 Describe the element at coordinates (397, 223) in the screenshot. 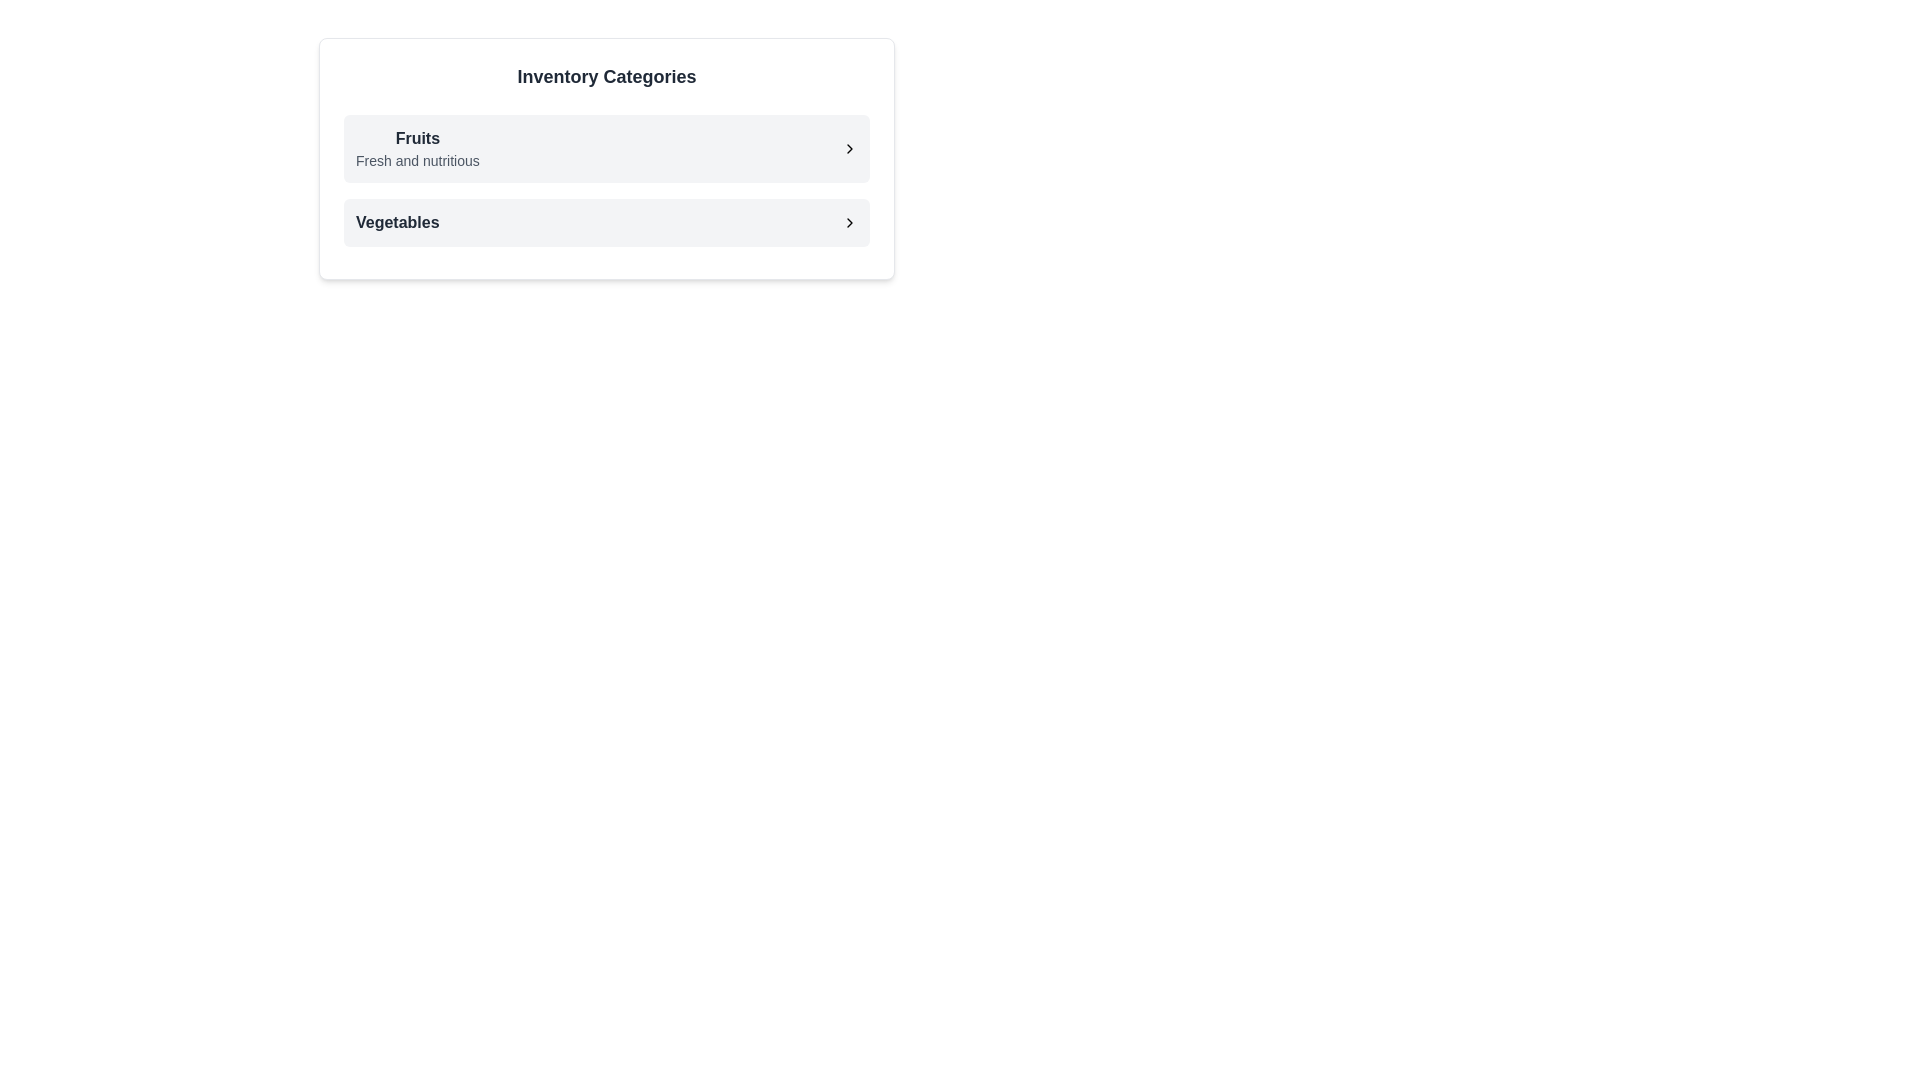

I see `the 'Vegetables' text label, which is bold and dark gray, located within a light gray background box in the second selectable item of a vertically stacked list` at that location.